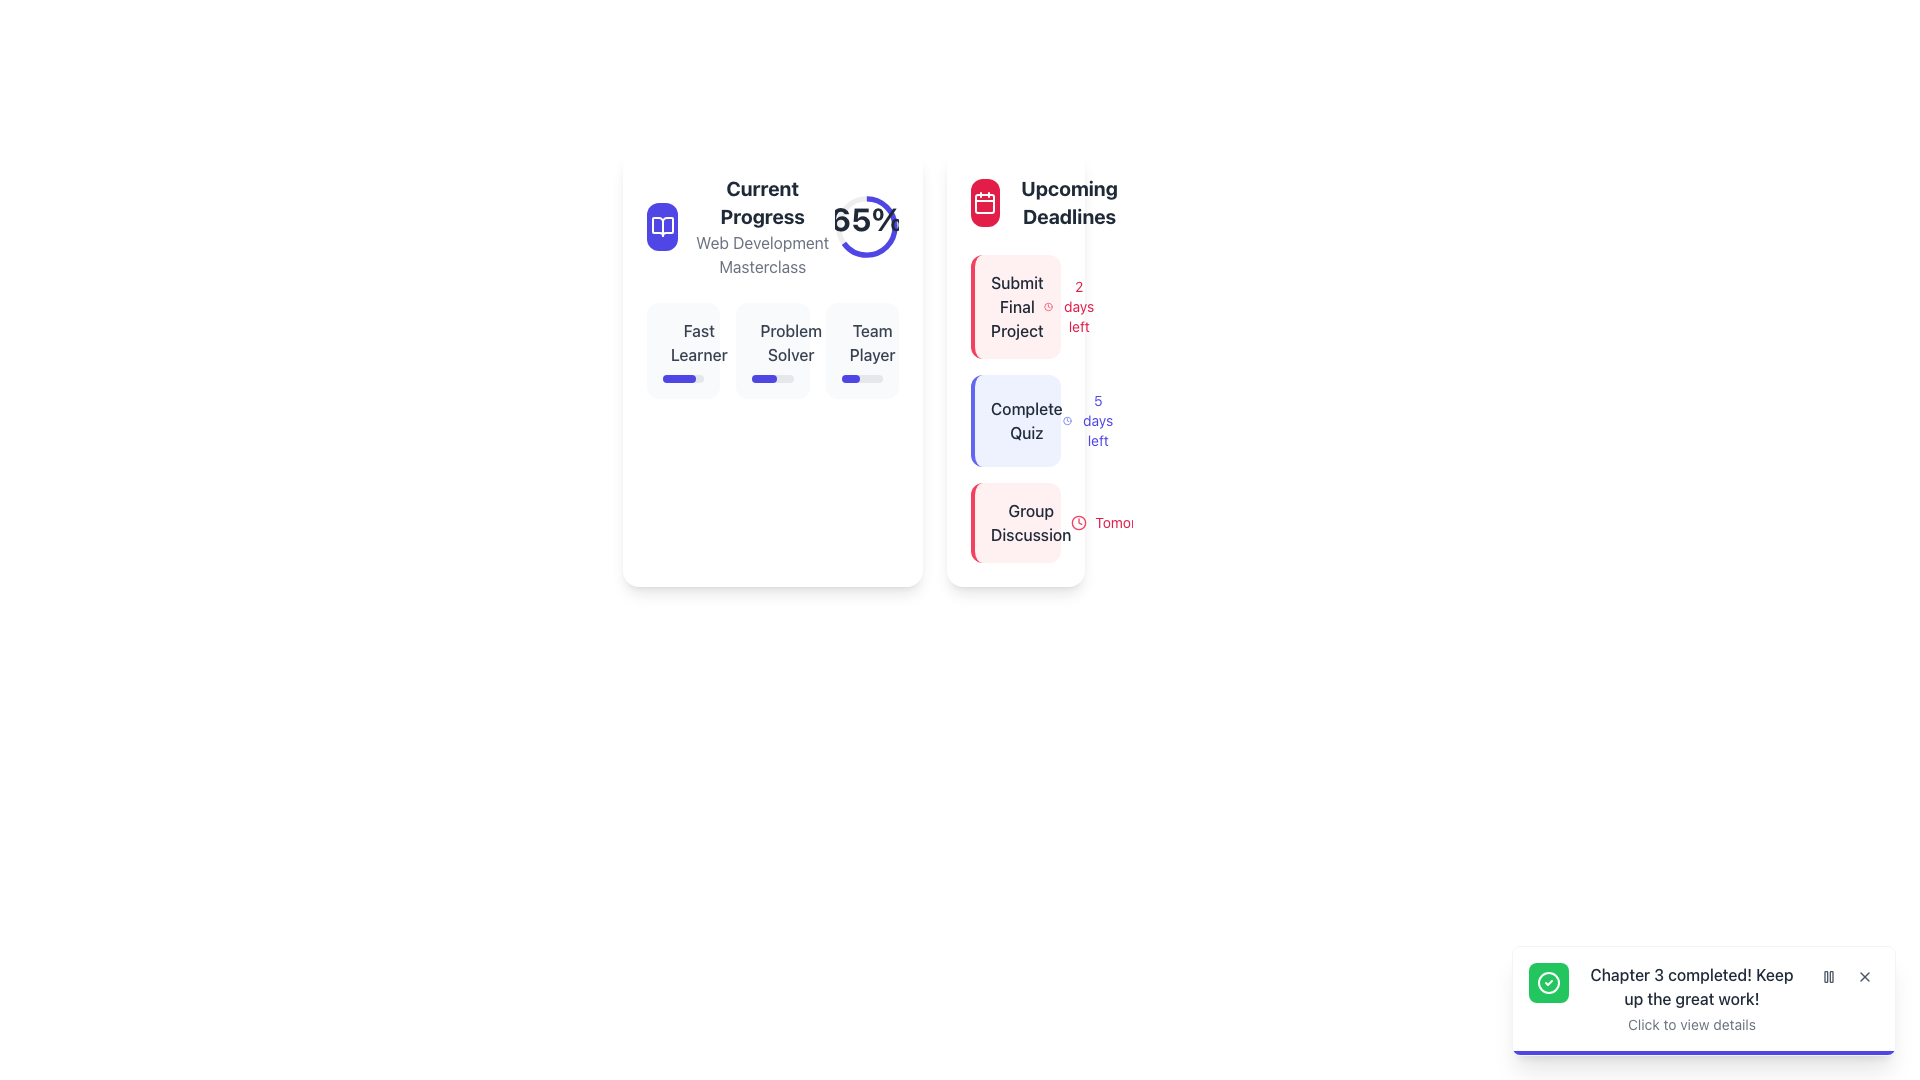 This screenshot has height=1080, width=1920. What do you see at coordinates (763, 378) in the screenshot?
I see `the progress bar segment located under the 'Problem Solver' label in the center card of the layout, which visually represents the progress of a task` at bounding box center [763, 378].